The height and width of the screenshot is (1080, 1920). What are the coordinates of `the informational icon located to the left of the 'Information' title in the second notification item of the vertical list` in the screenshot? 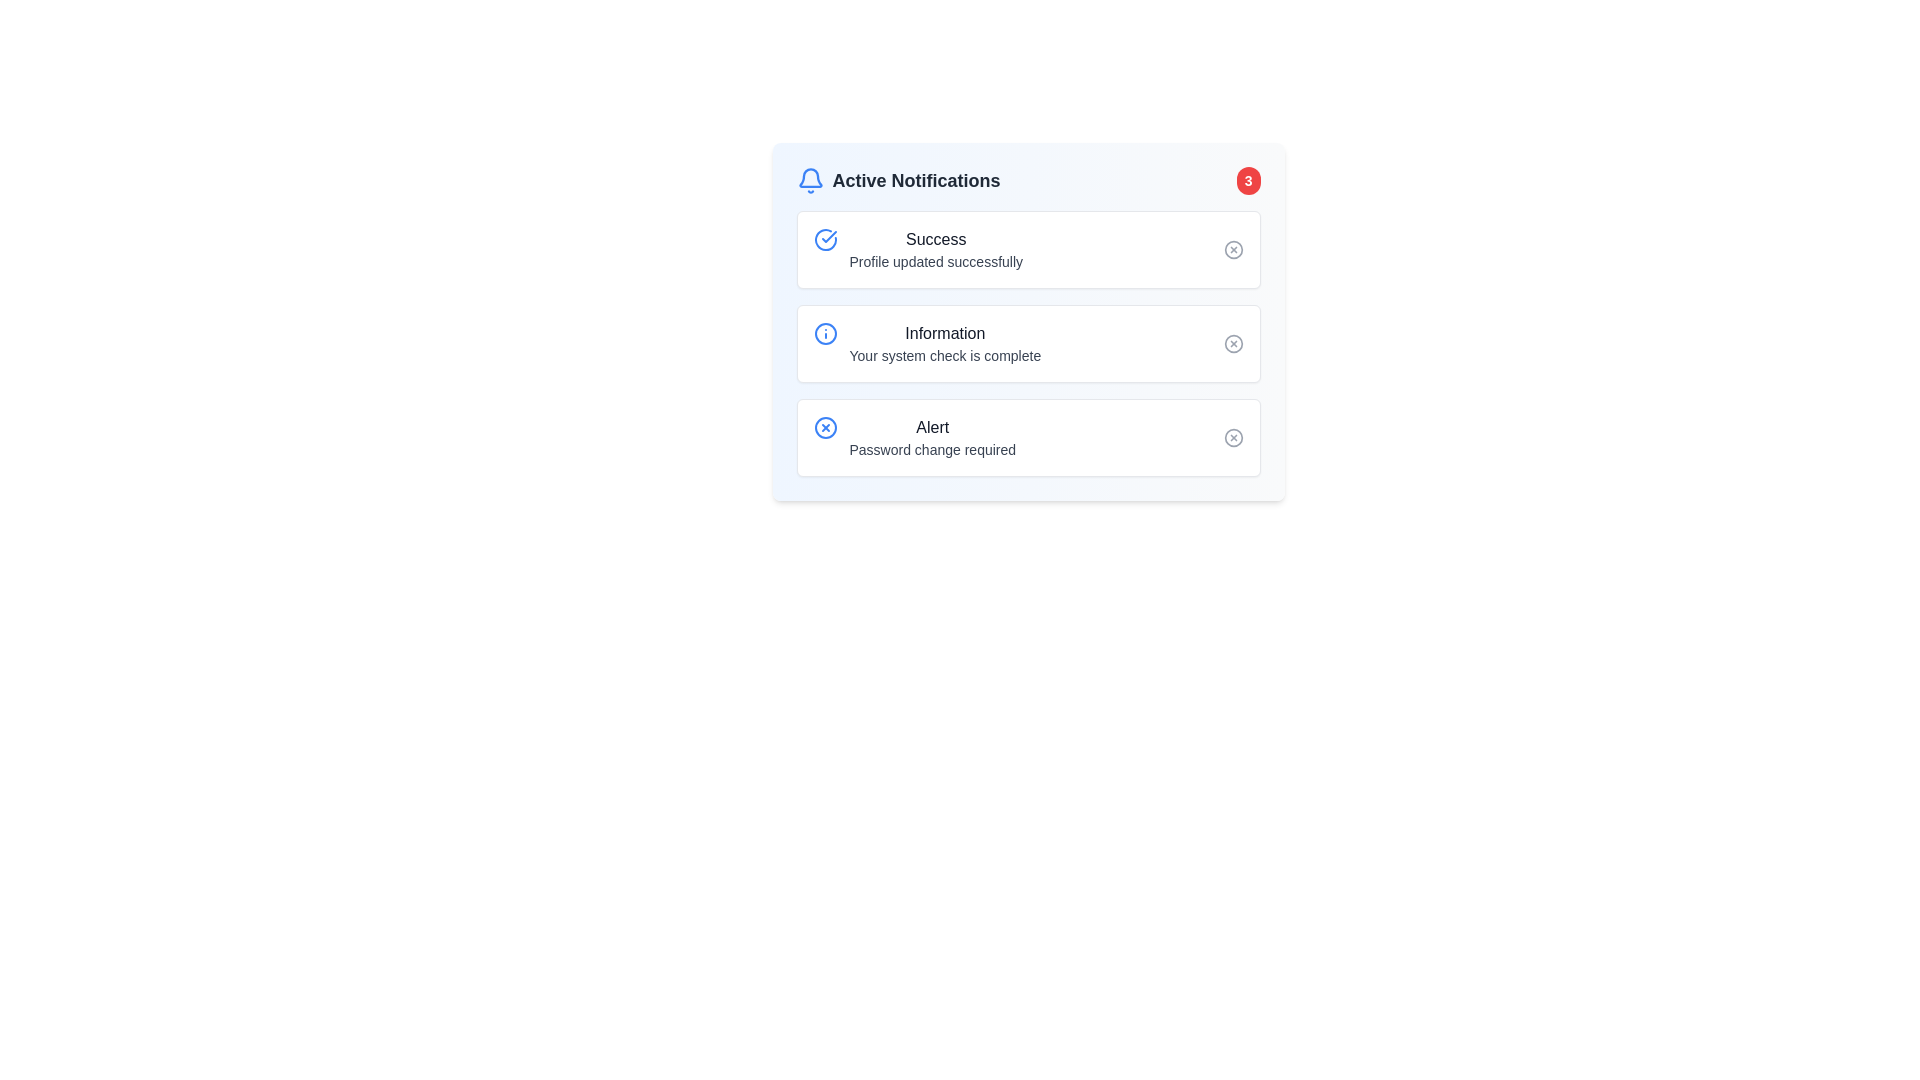 It's located at (825, 333).